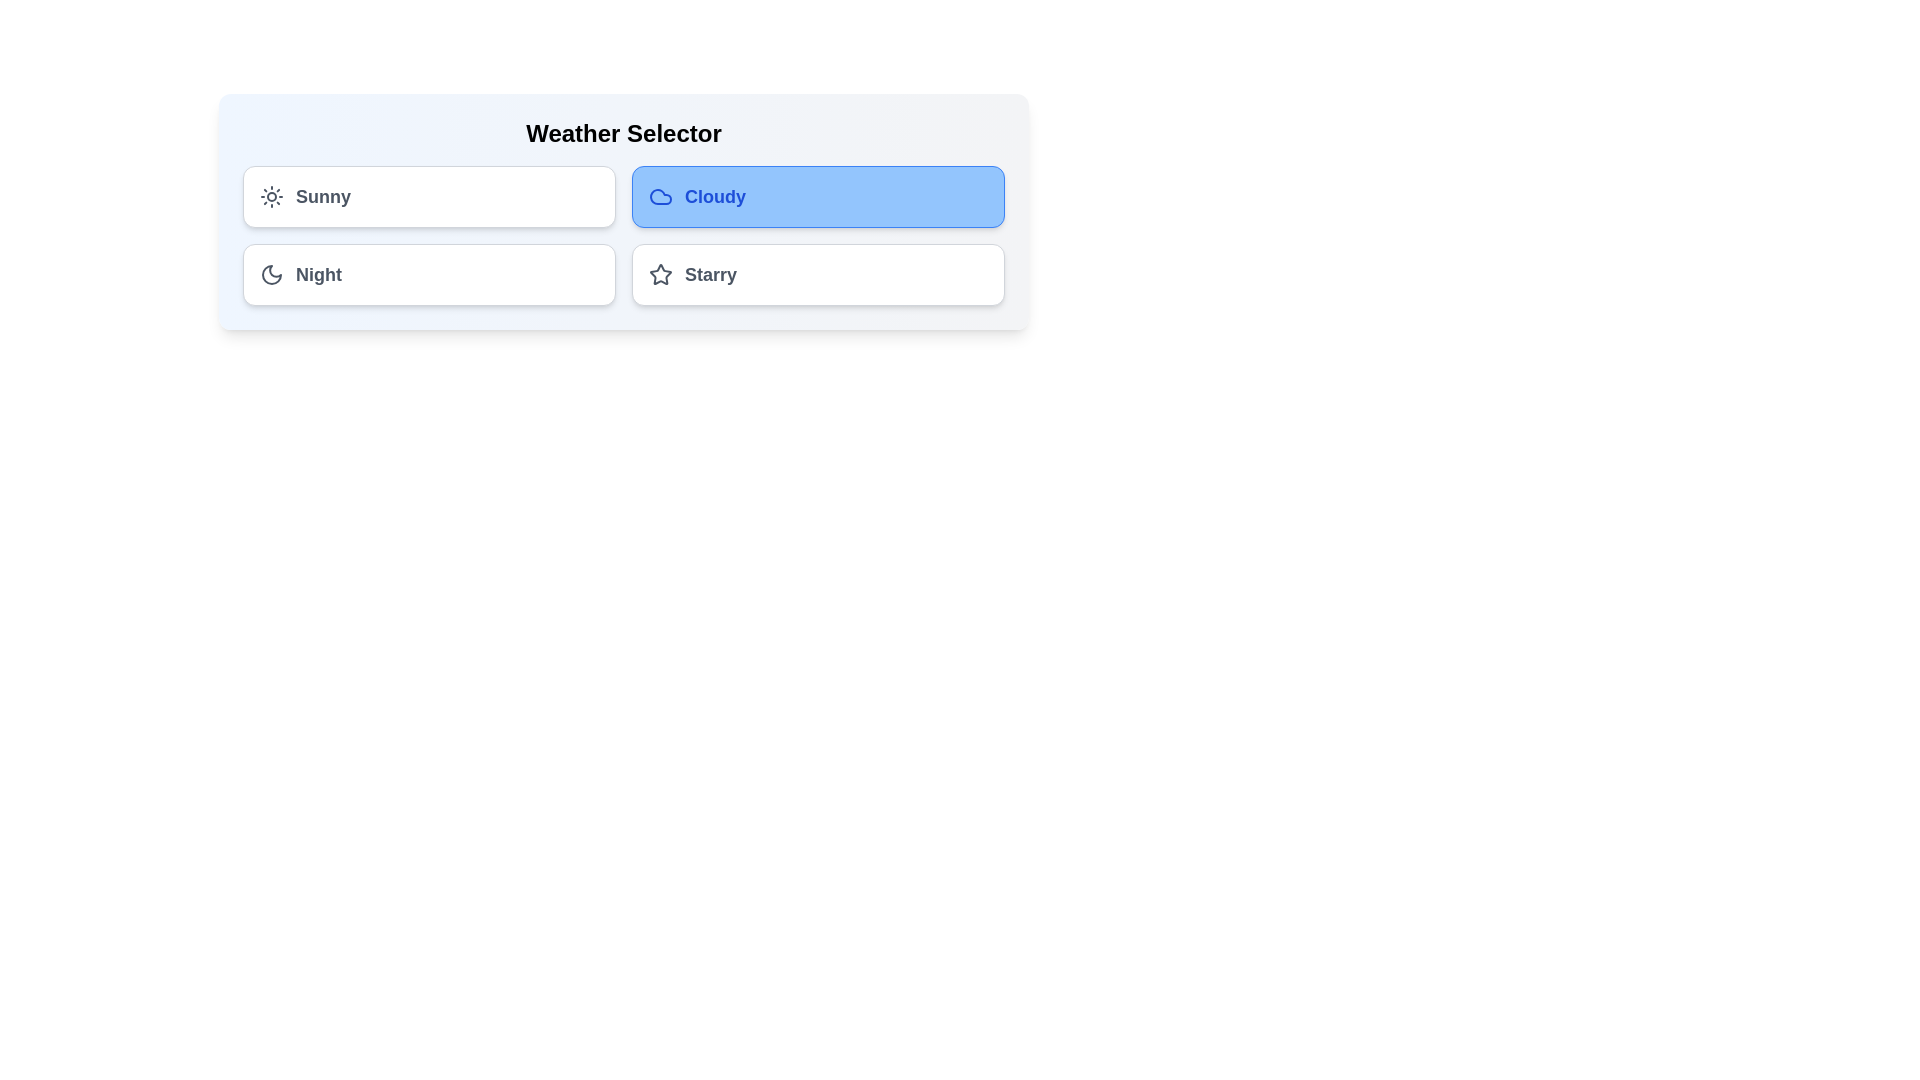  I want to click on the weather chip labeled Starry, so click(818, 274).